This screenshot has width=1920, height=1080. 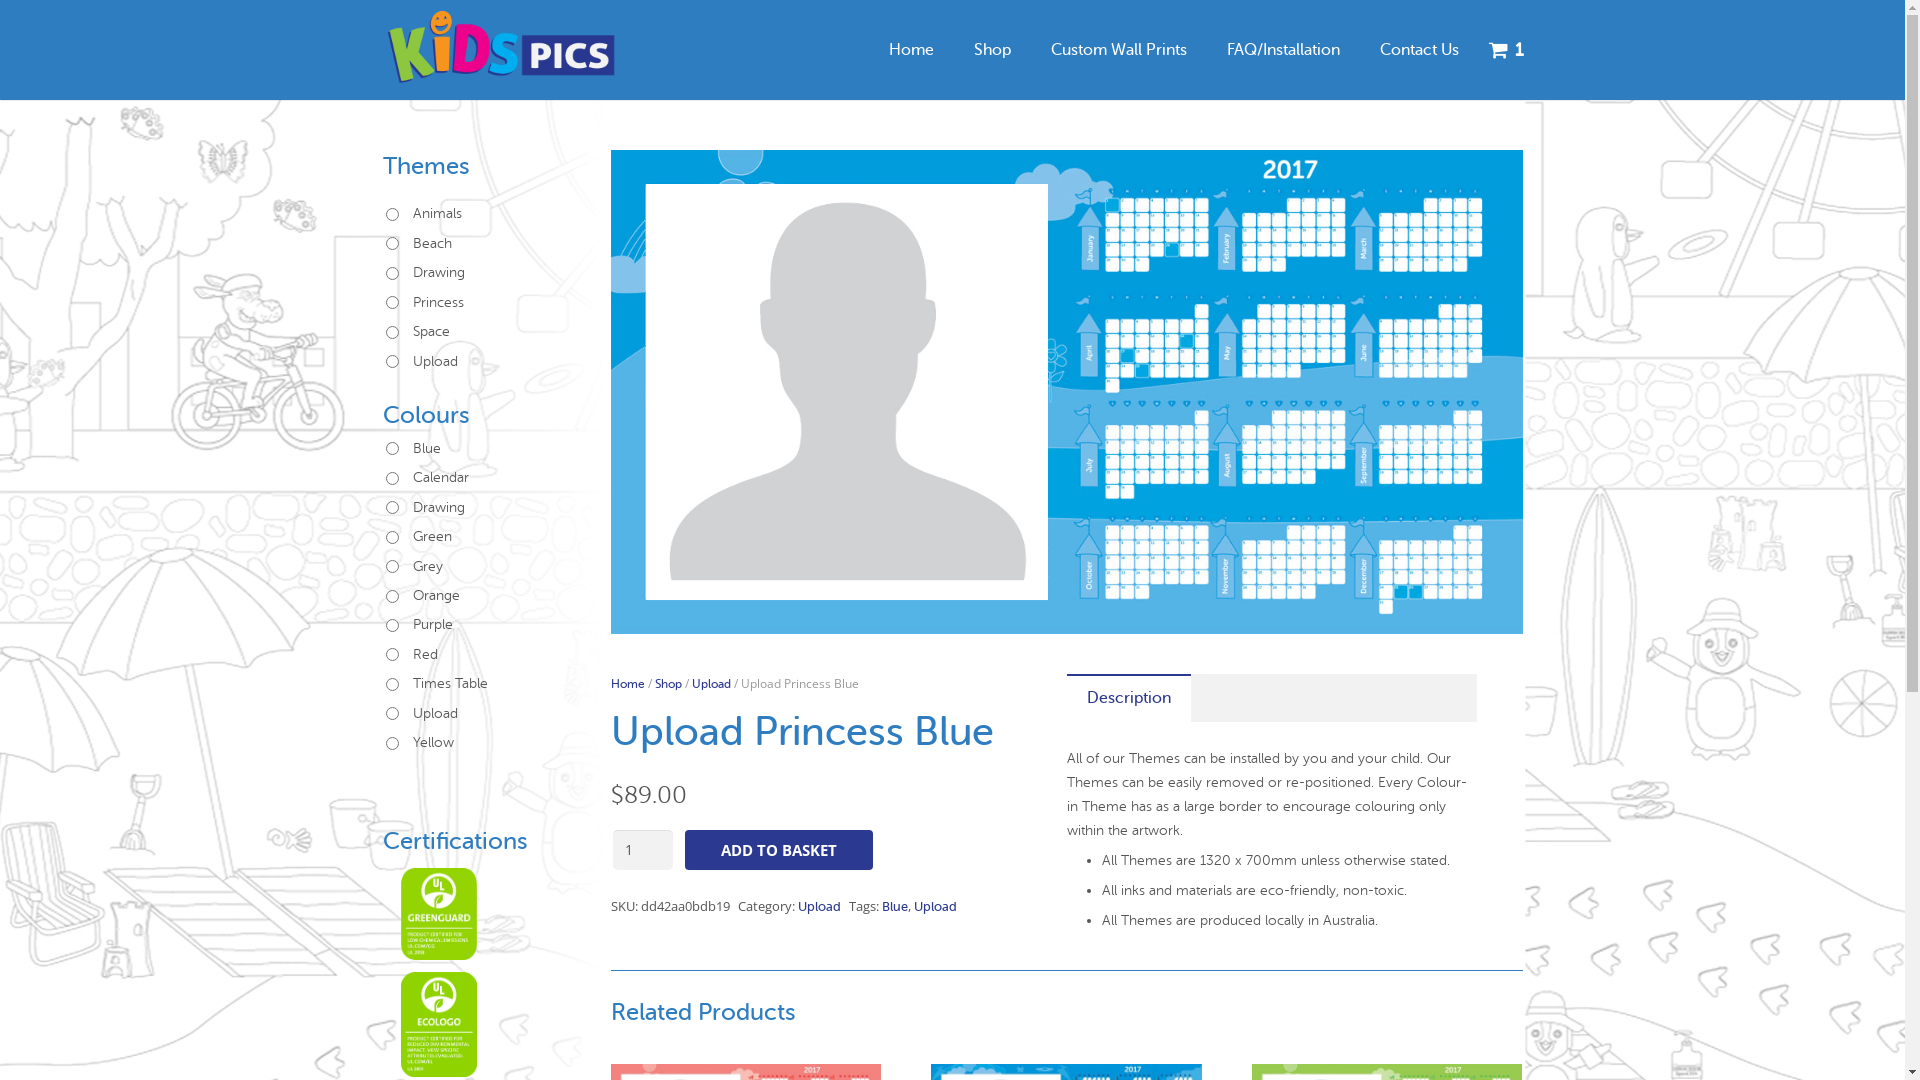 I want to click on 'ADD TO BASKET', so click(x=776, y=849).